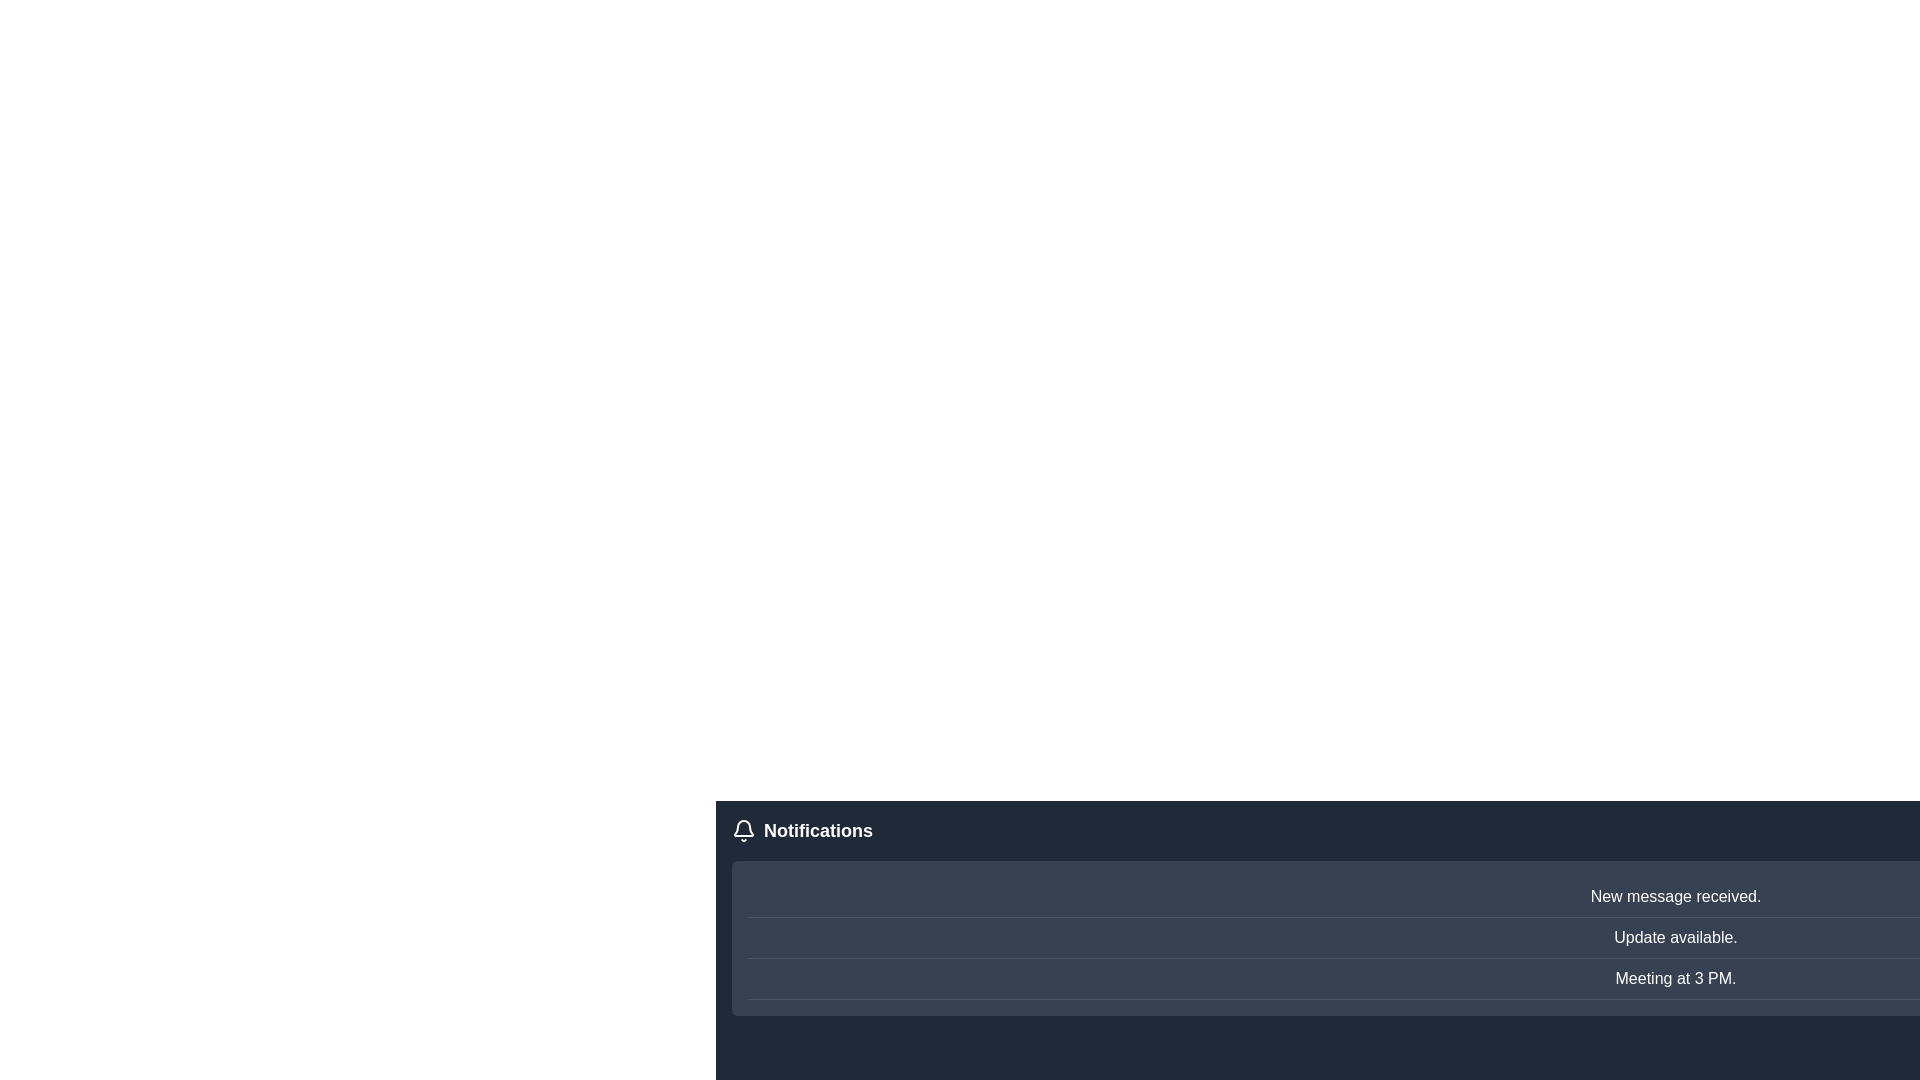 The height and width of the screenshot is (1080, 1920). I want to click on label indicating the purpose of the notification section located at the top-left corner of the notification panel, so click(802, 830).